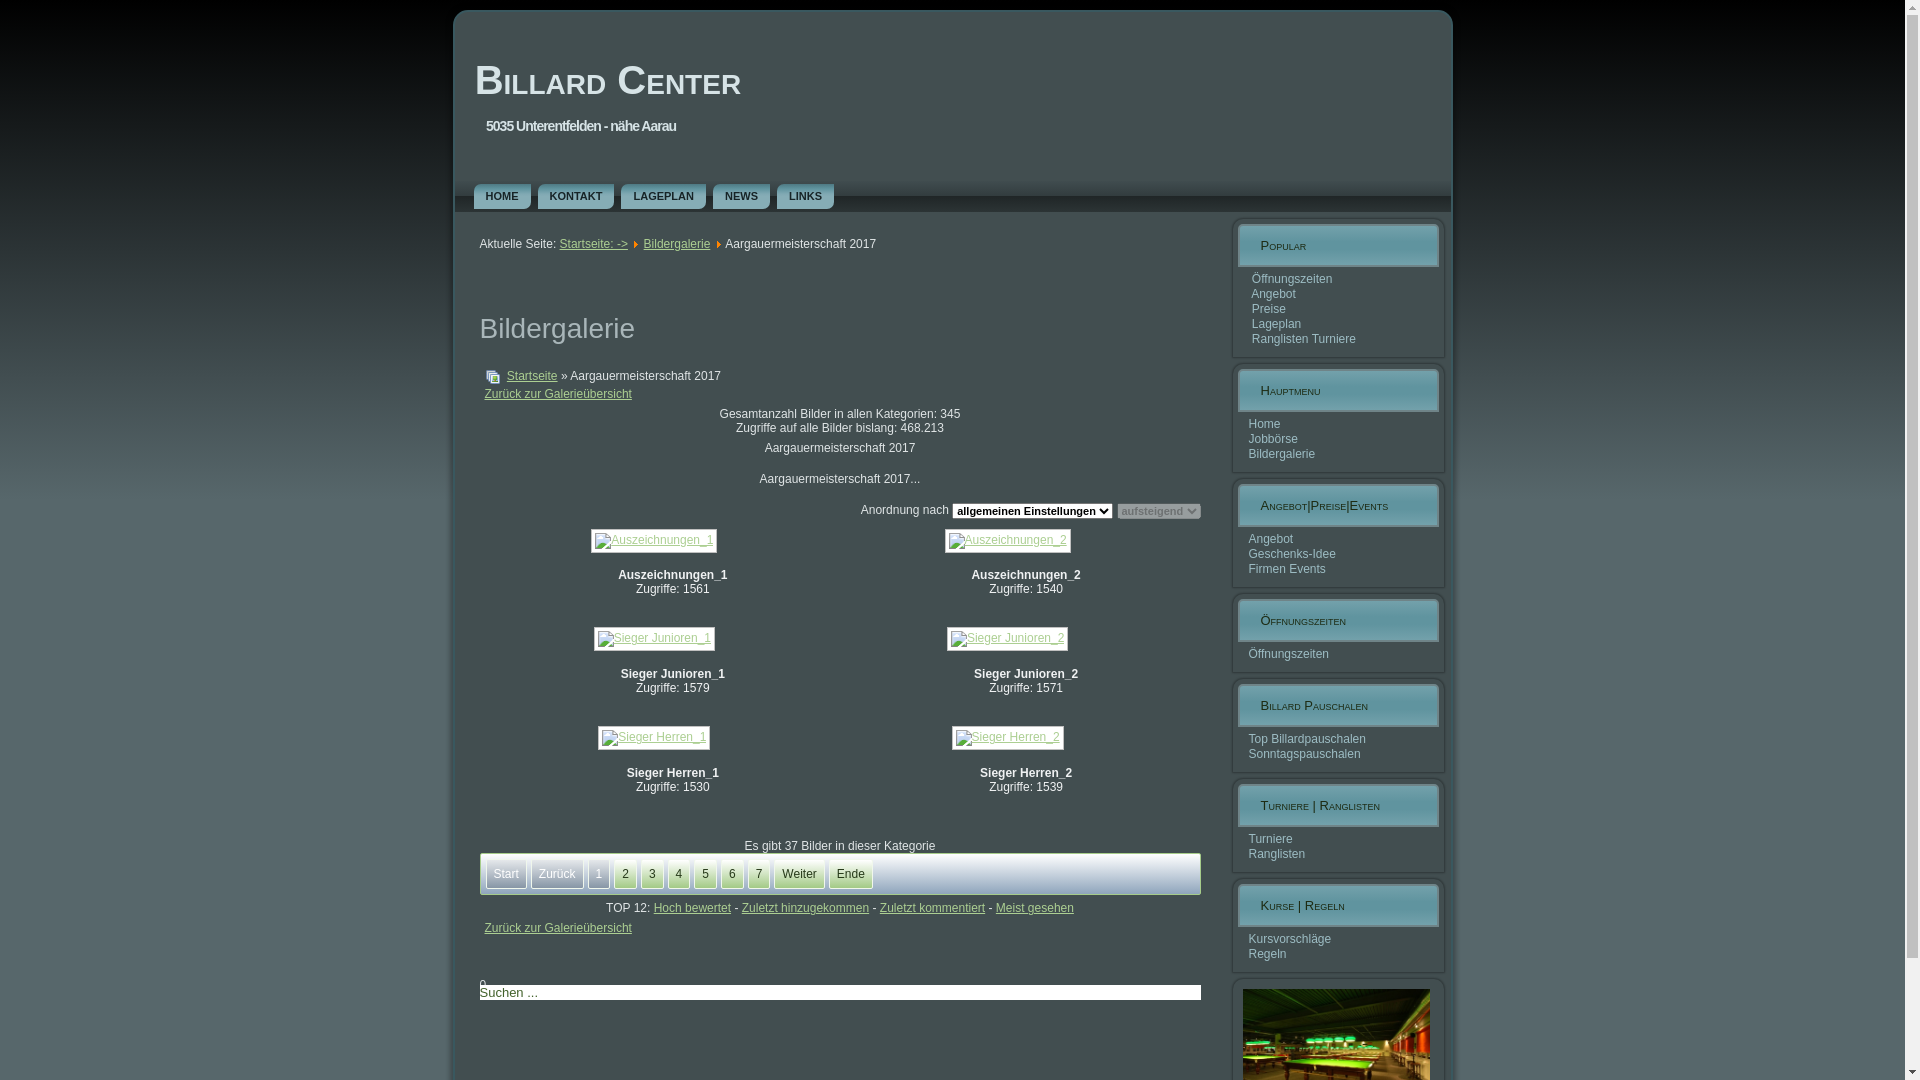 This screenshot has width=1920, height=1080. What do you see at coordinates (641, 873) in the screenshot?
I see `'3'` at bounding box center [641, 873].